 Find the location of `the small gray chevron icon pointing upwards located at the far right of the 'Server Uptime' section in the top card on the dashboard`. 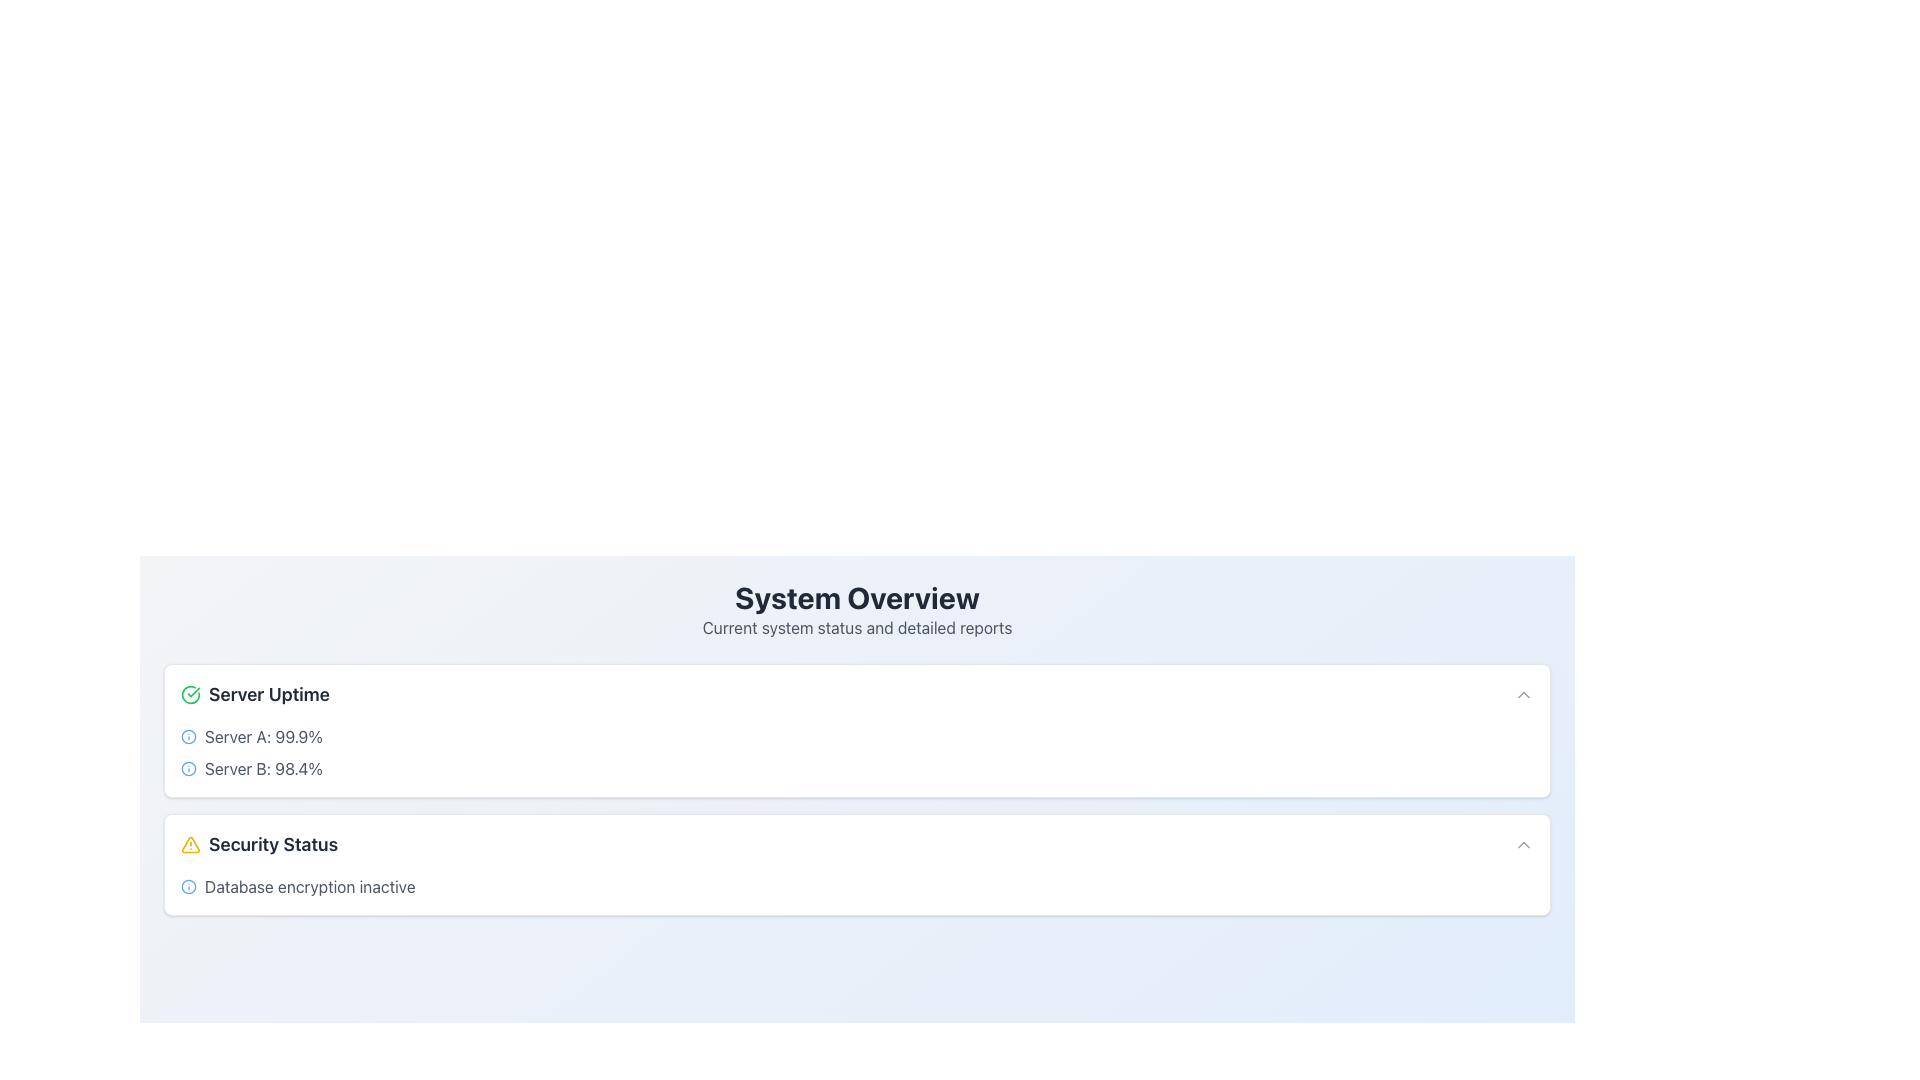

the small gray chevron icon pointing upwards located at the far right of the 'Server Uptime' section in the top card on the dashboard is located at coordinates (1522, 693).